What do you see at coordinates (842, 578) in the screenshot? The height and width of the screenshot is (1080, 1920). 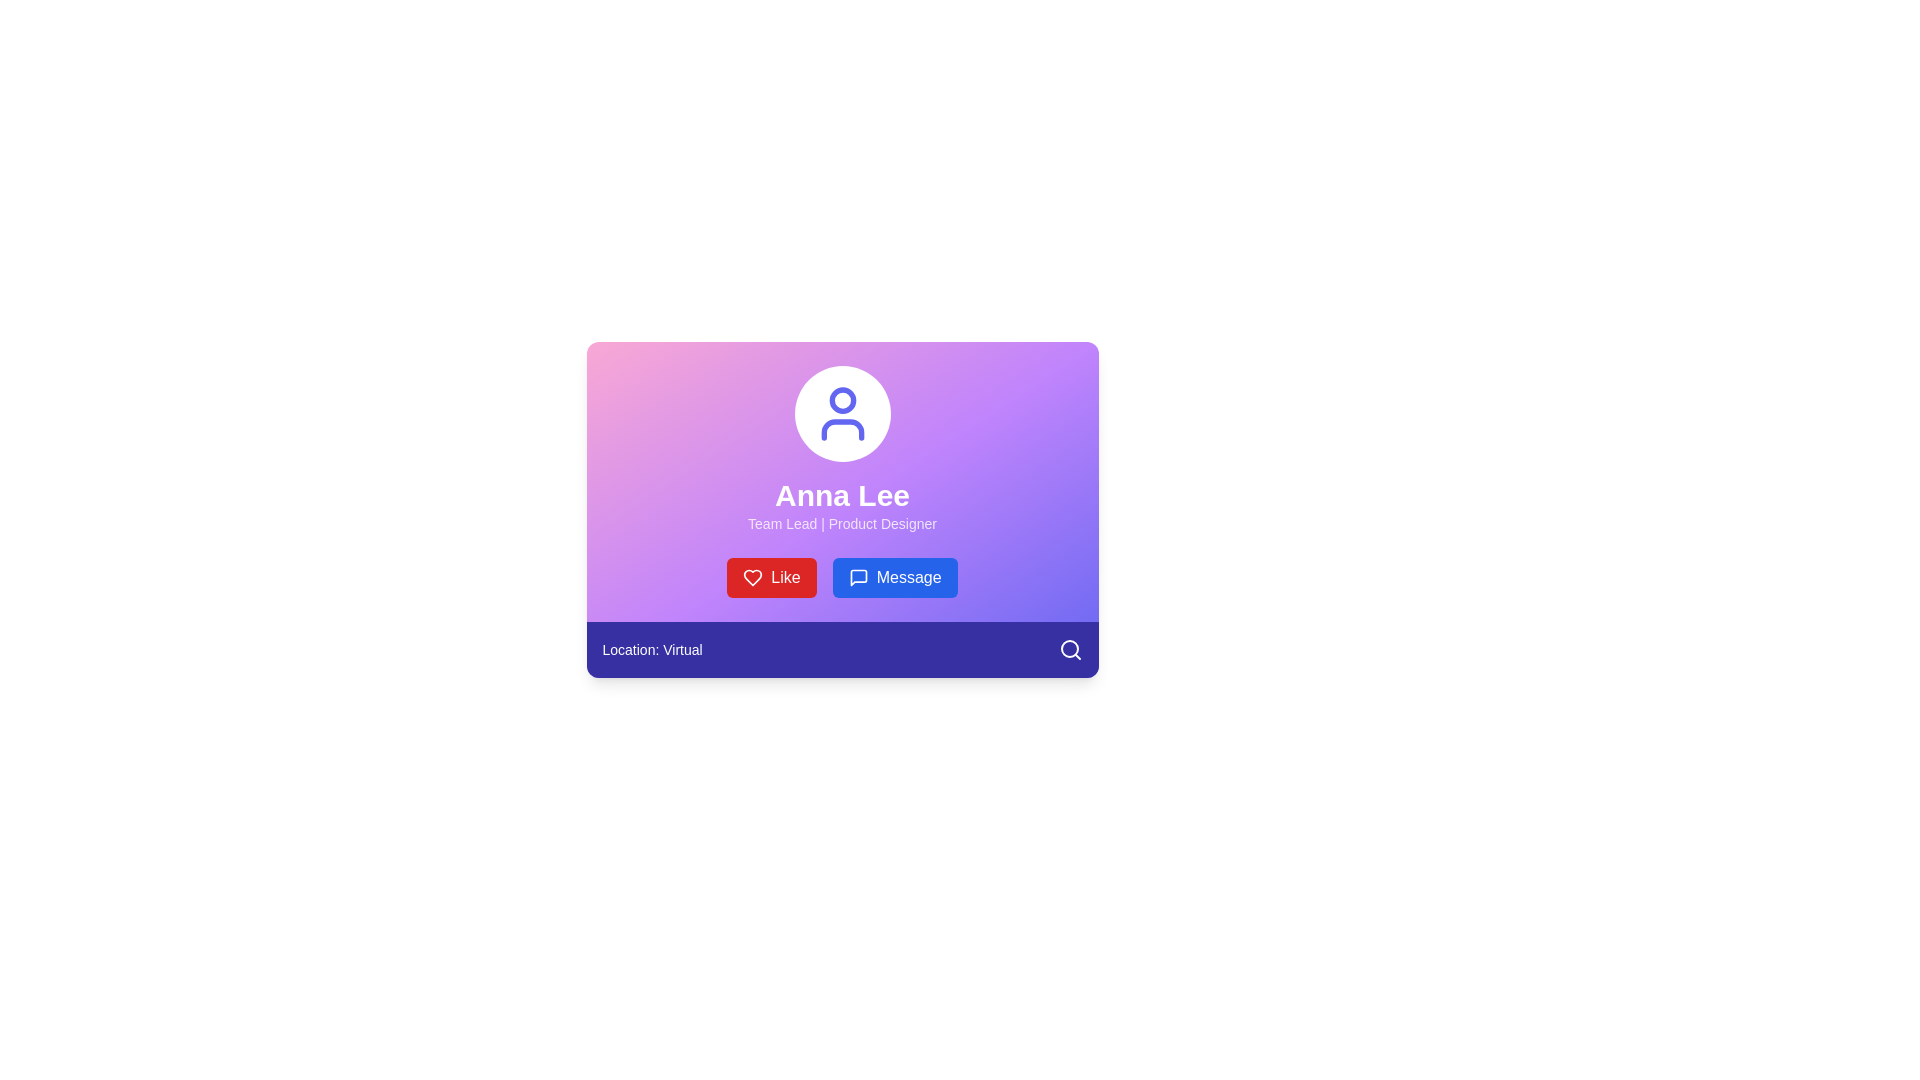 I see `the 'Message' button in the horizontal grouping of buttons located at the bottom center of the profile card, which is styled with a blue background and a white message icon` at bounding box center [842, 578].